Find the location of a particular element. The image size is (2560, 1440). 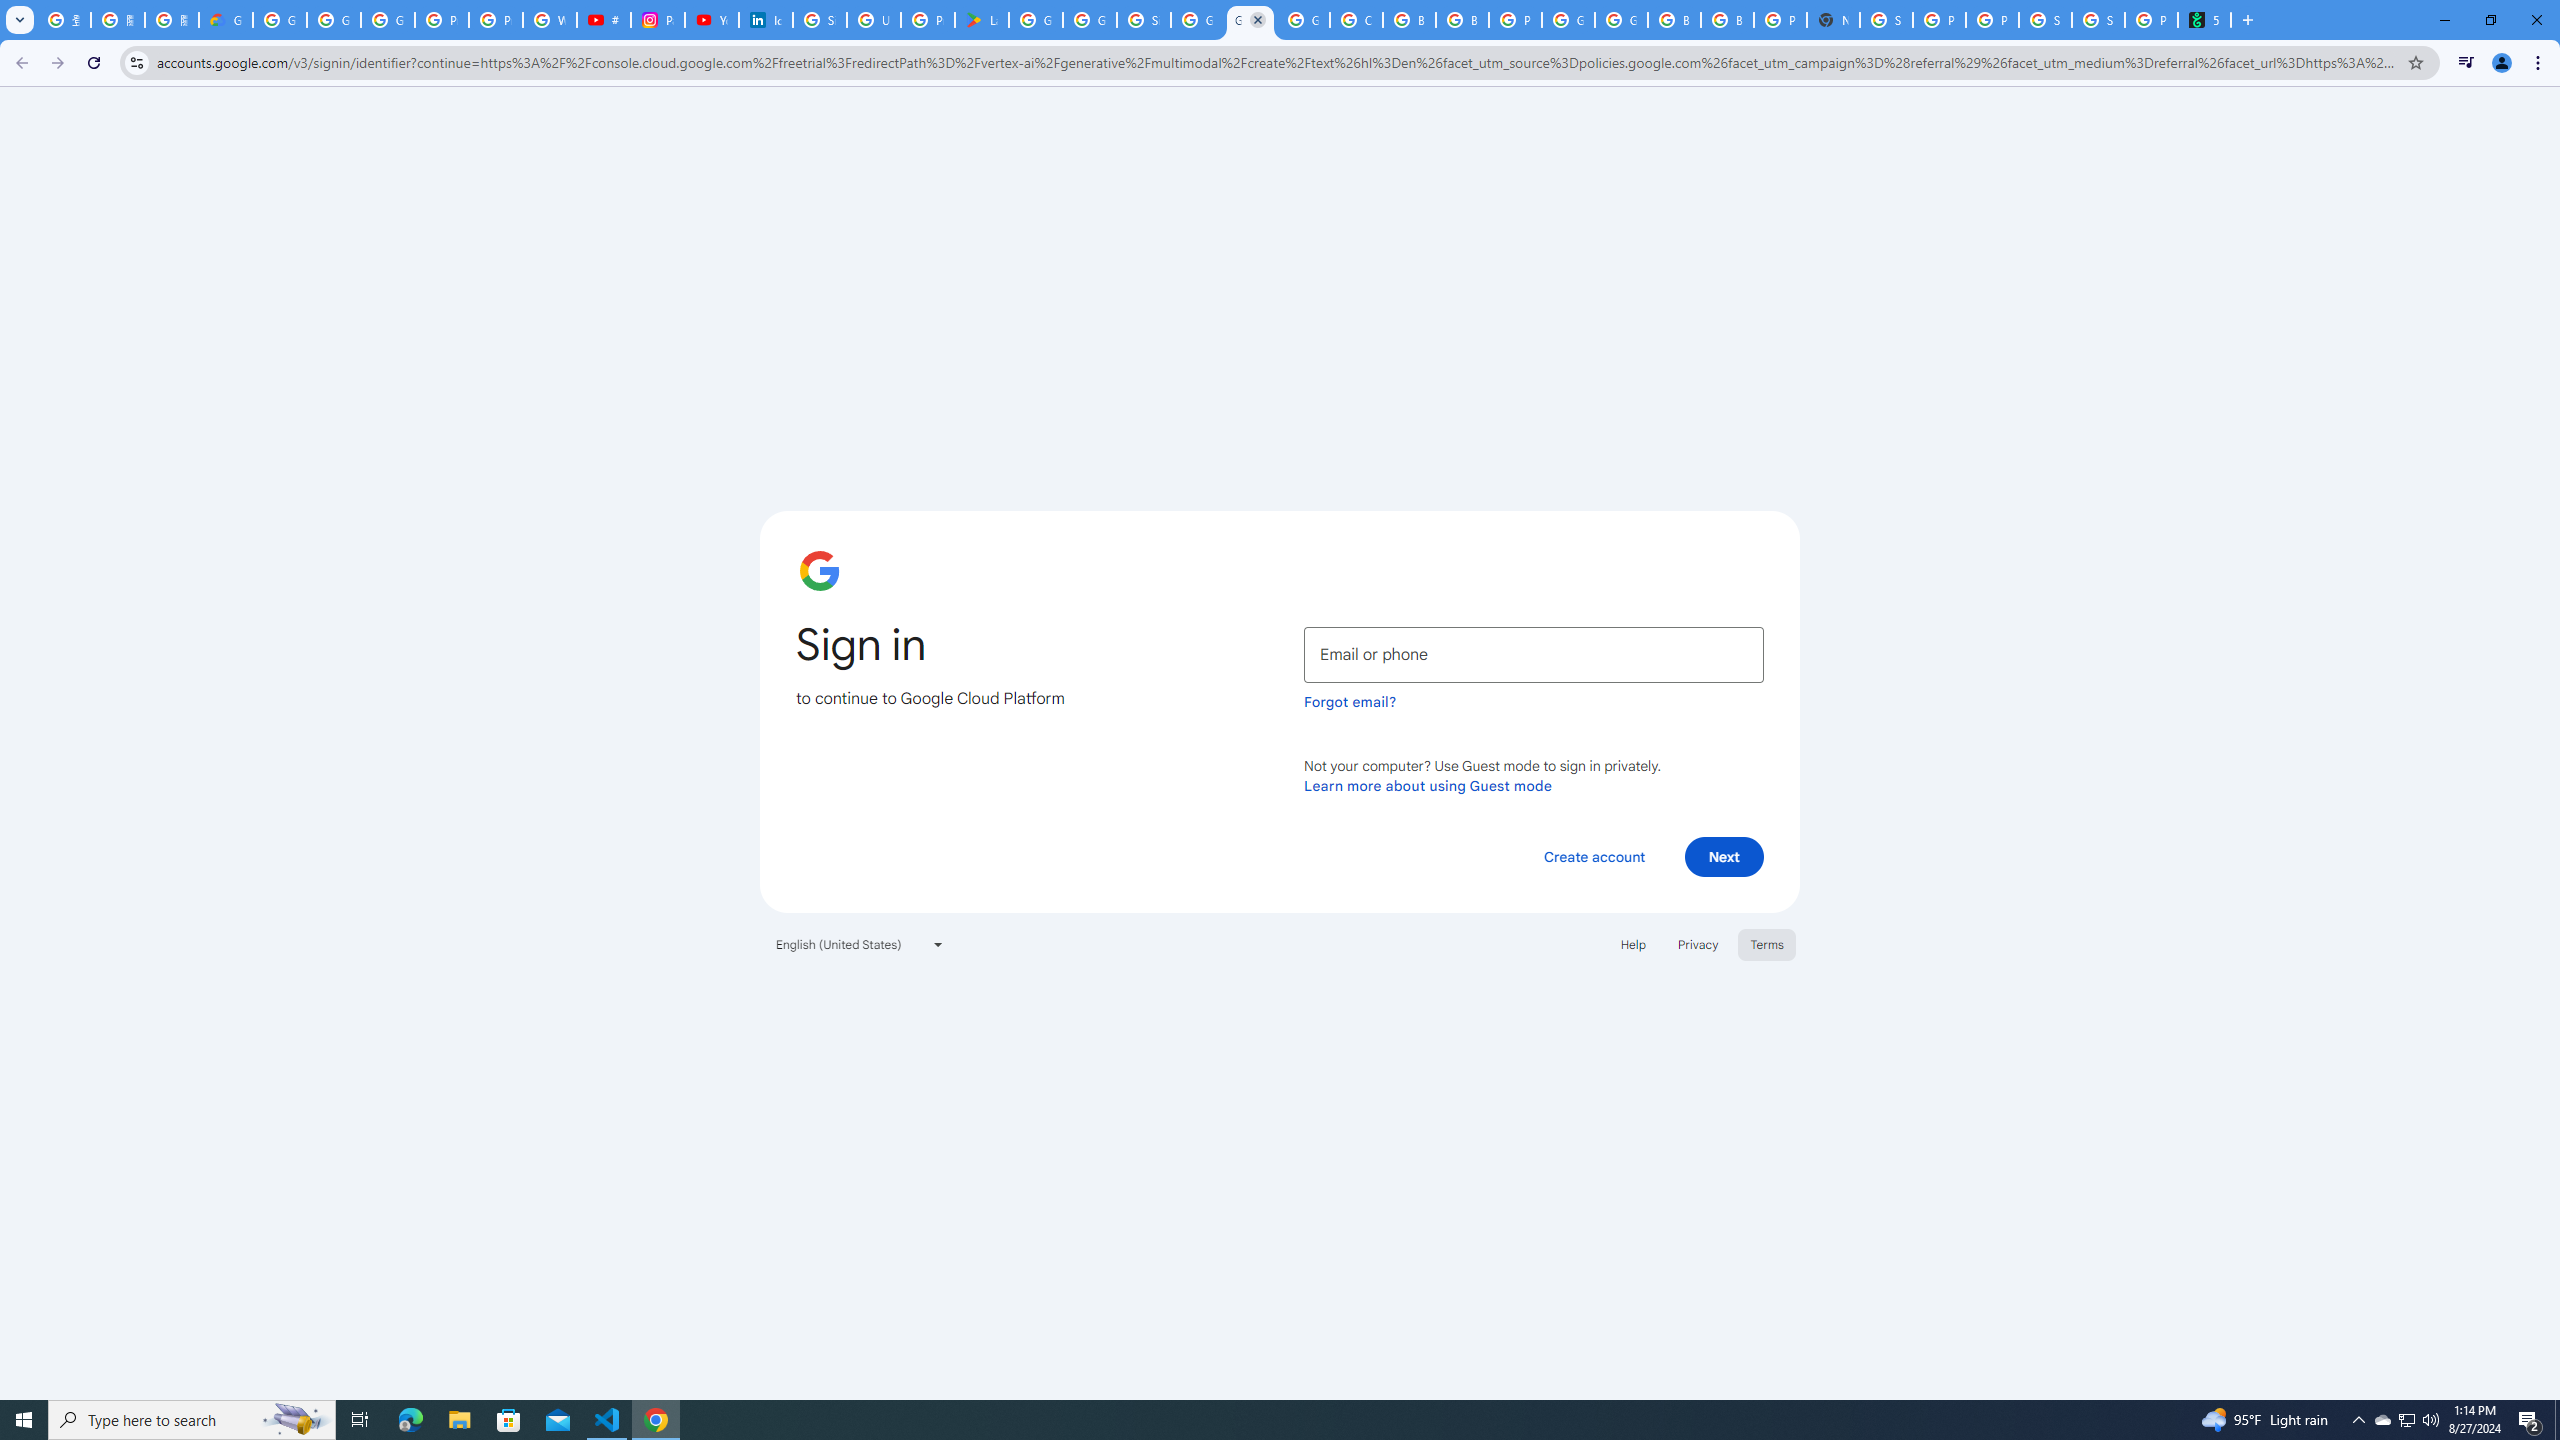

'Forgot email?' is located at coordinates (1349, 701).